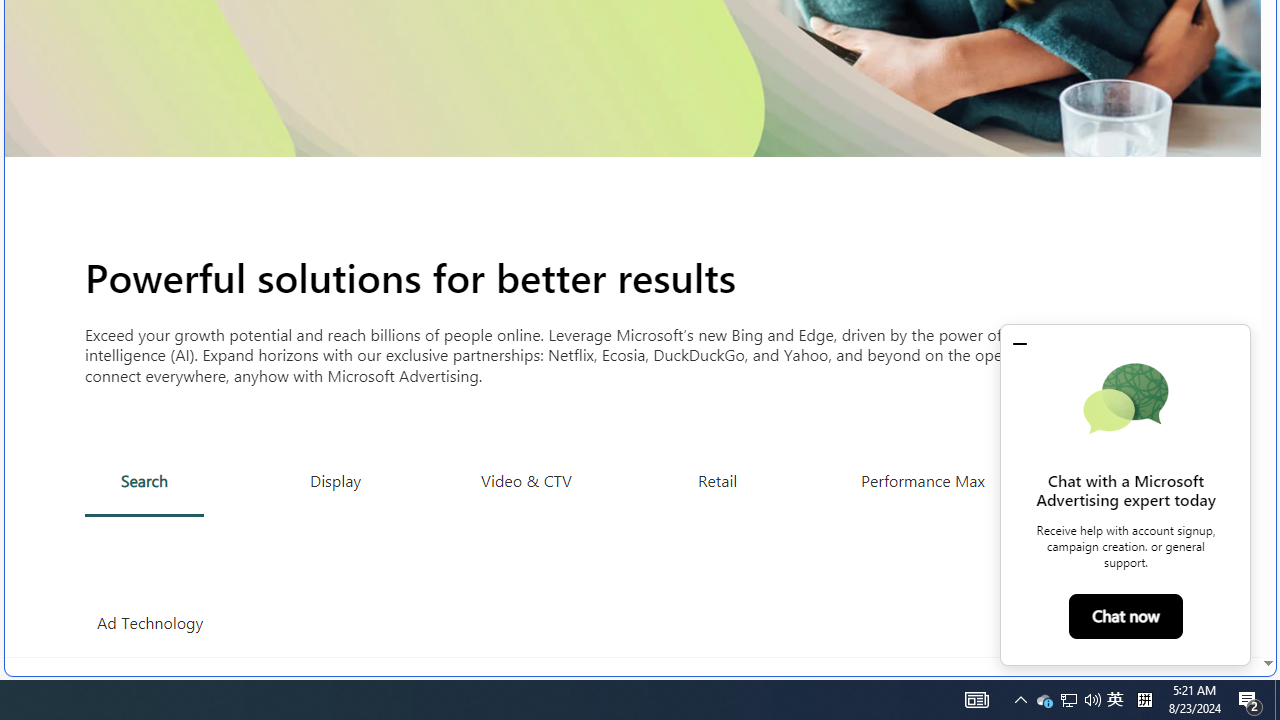  Describe the element at coordinates (1125, 615) in the screenshot. I see `'Chat now'` at that location.